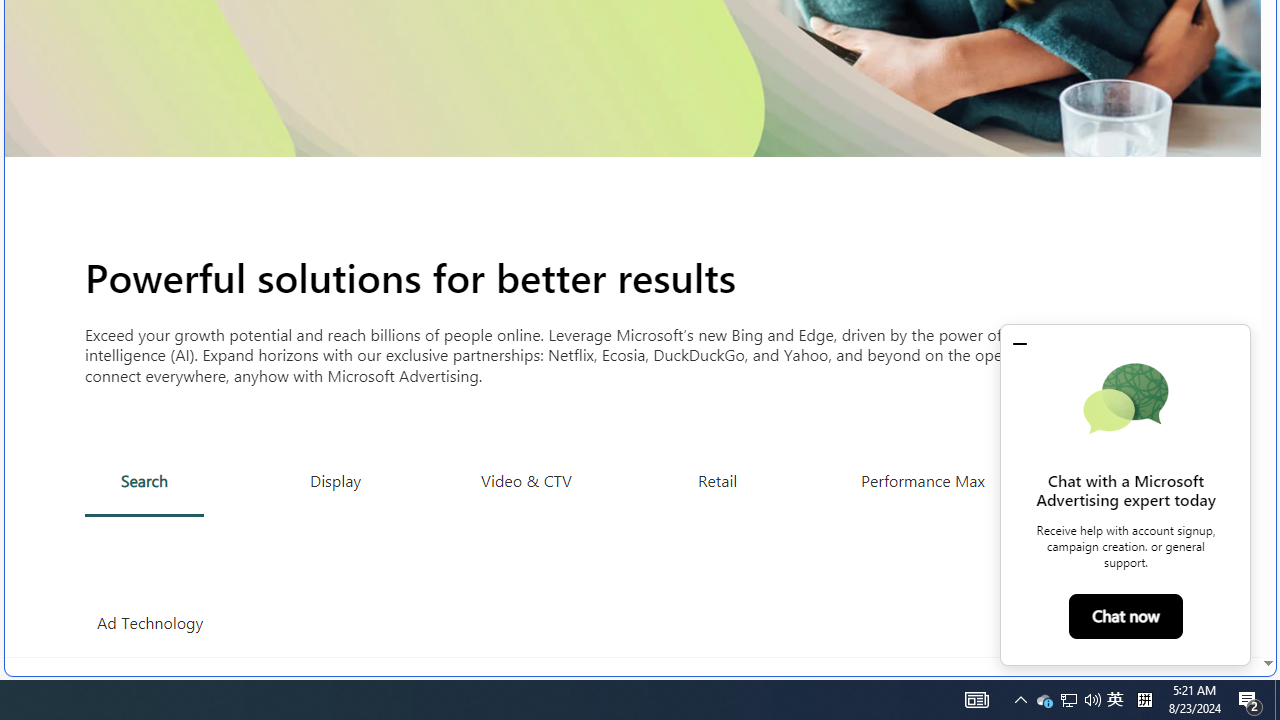  Describe the element at coordinates (1125, 615) in the screenshot. I see `'Chat now'` at that location.